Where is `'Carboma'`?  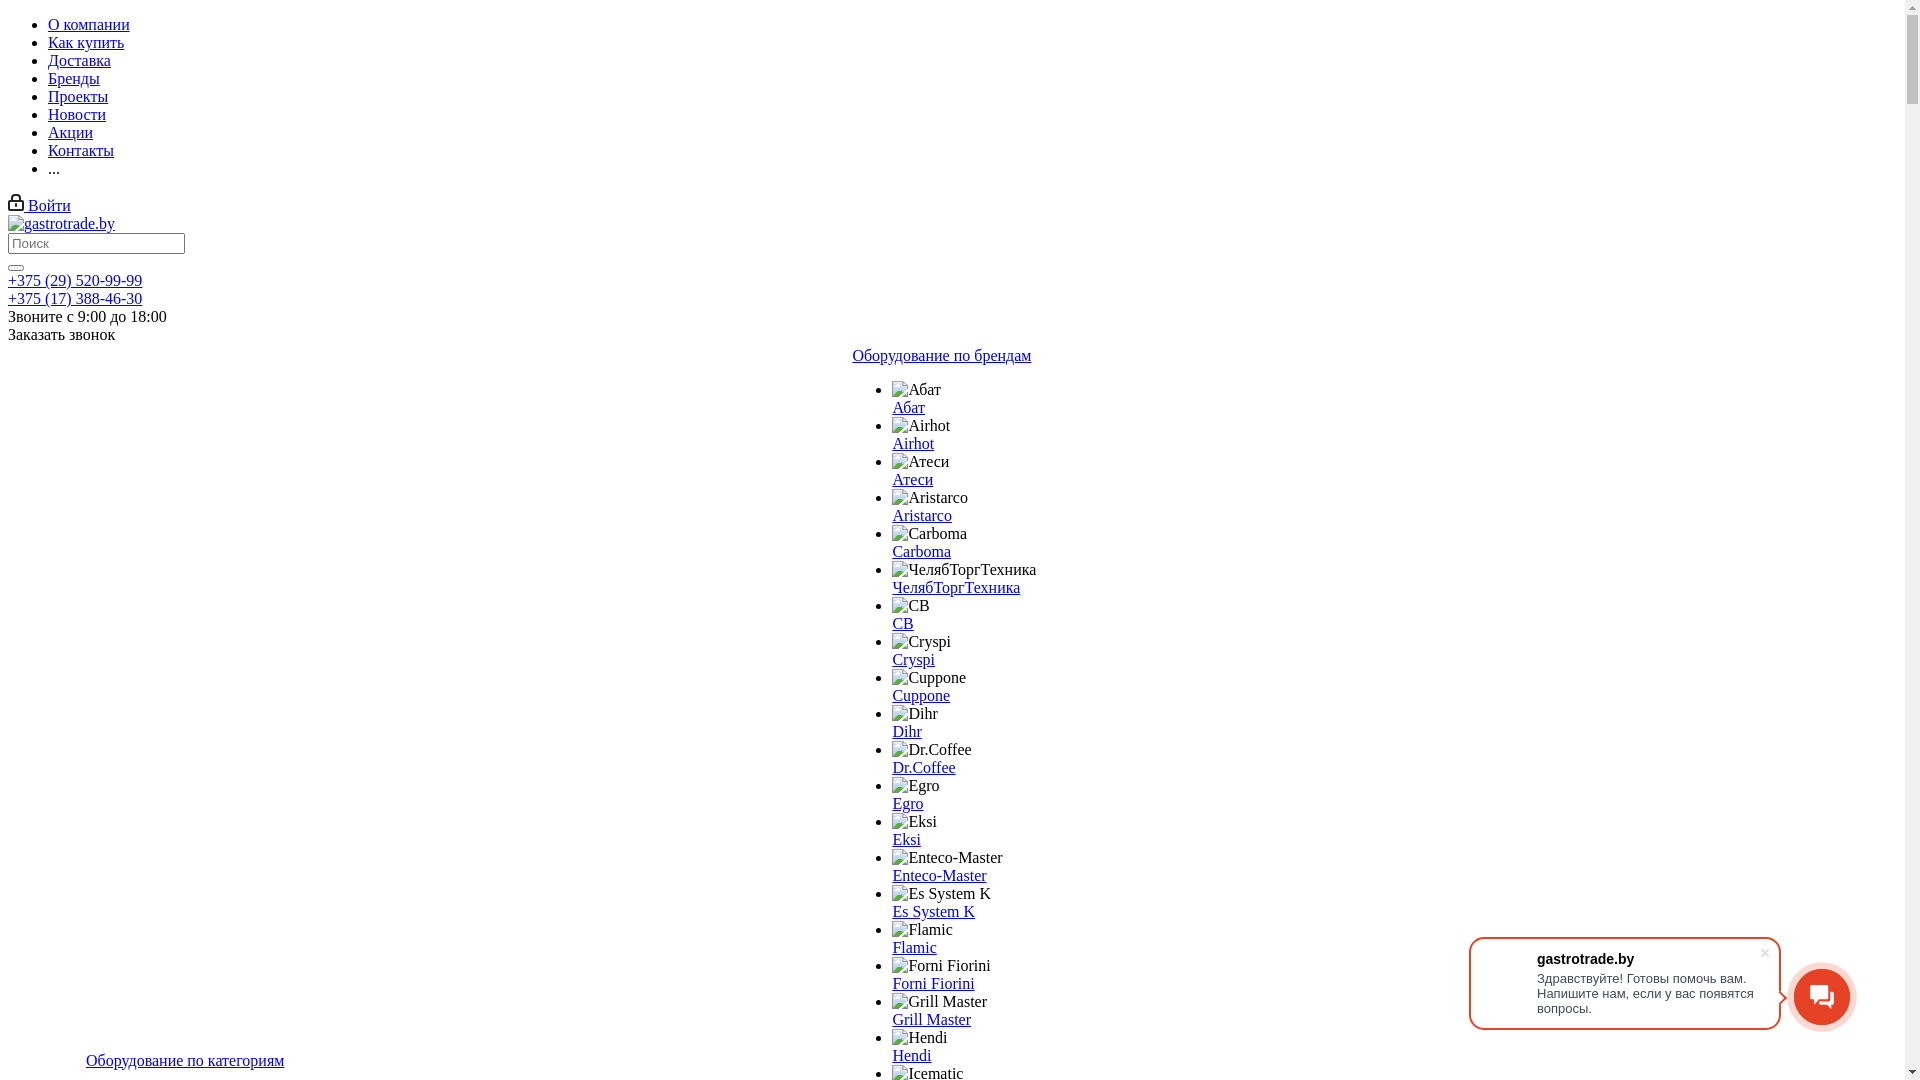
'Carboma' is located at coordinates (920, 551).